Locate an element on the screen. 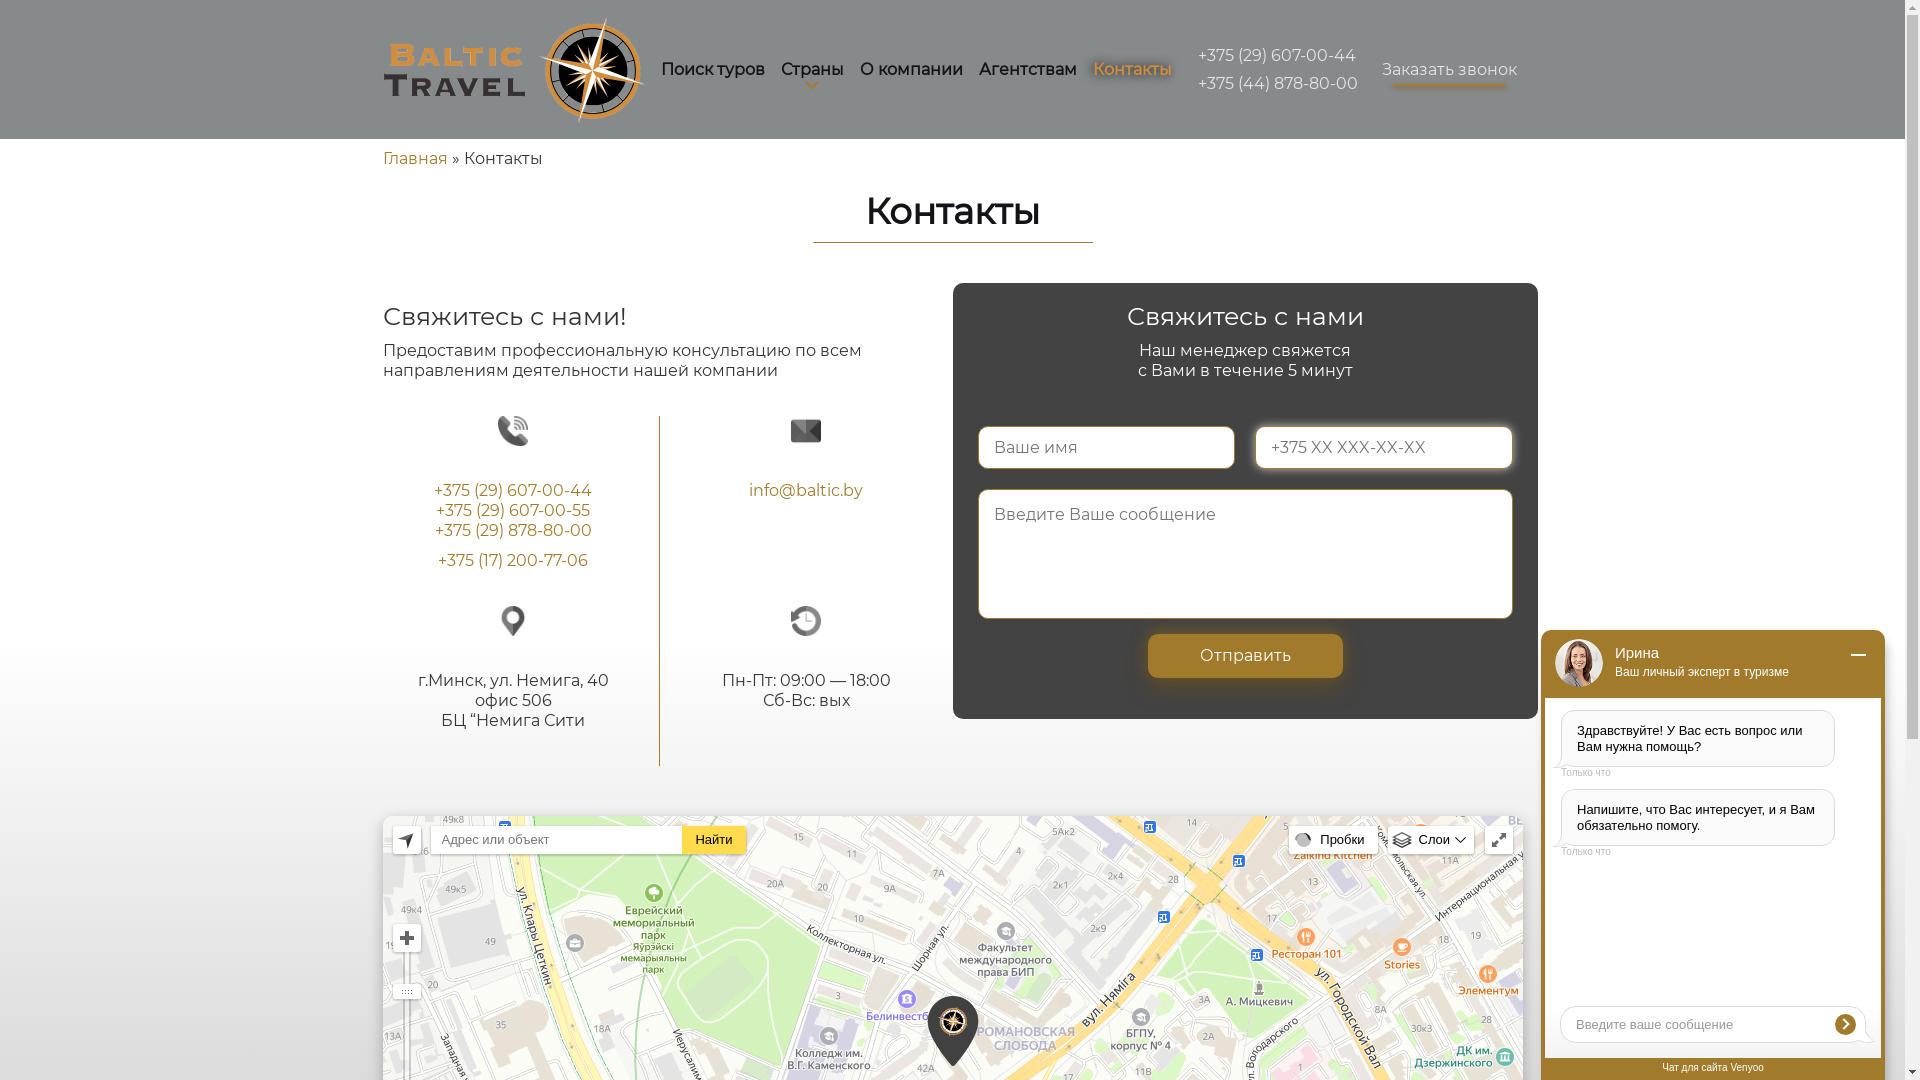 The width and height of the screenshot is (1920, 1080). '+375 (44) 878-80-00' is located at coordinates (1276, 82).